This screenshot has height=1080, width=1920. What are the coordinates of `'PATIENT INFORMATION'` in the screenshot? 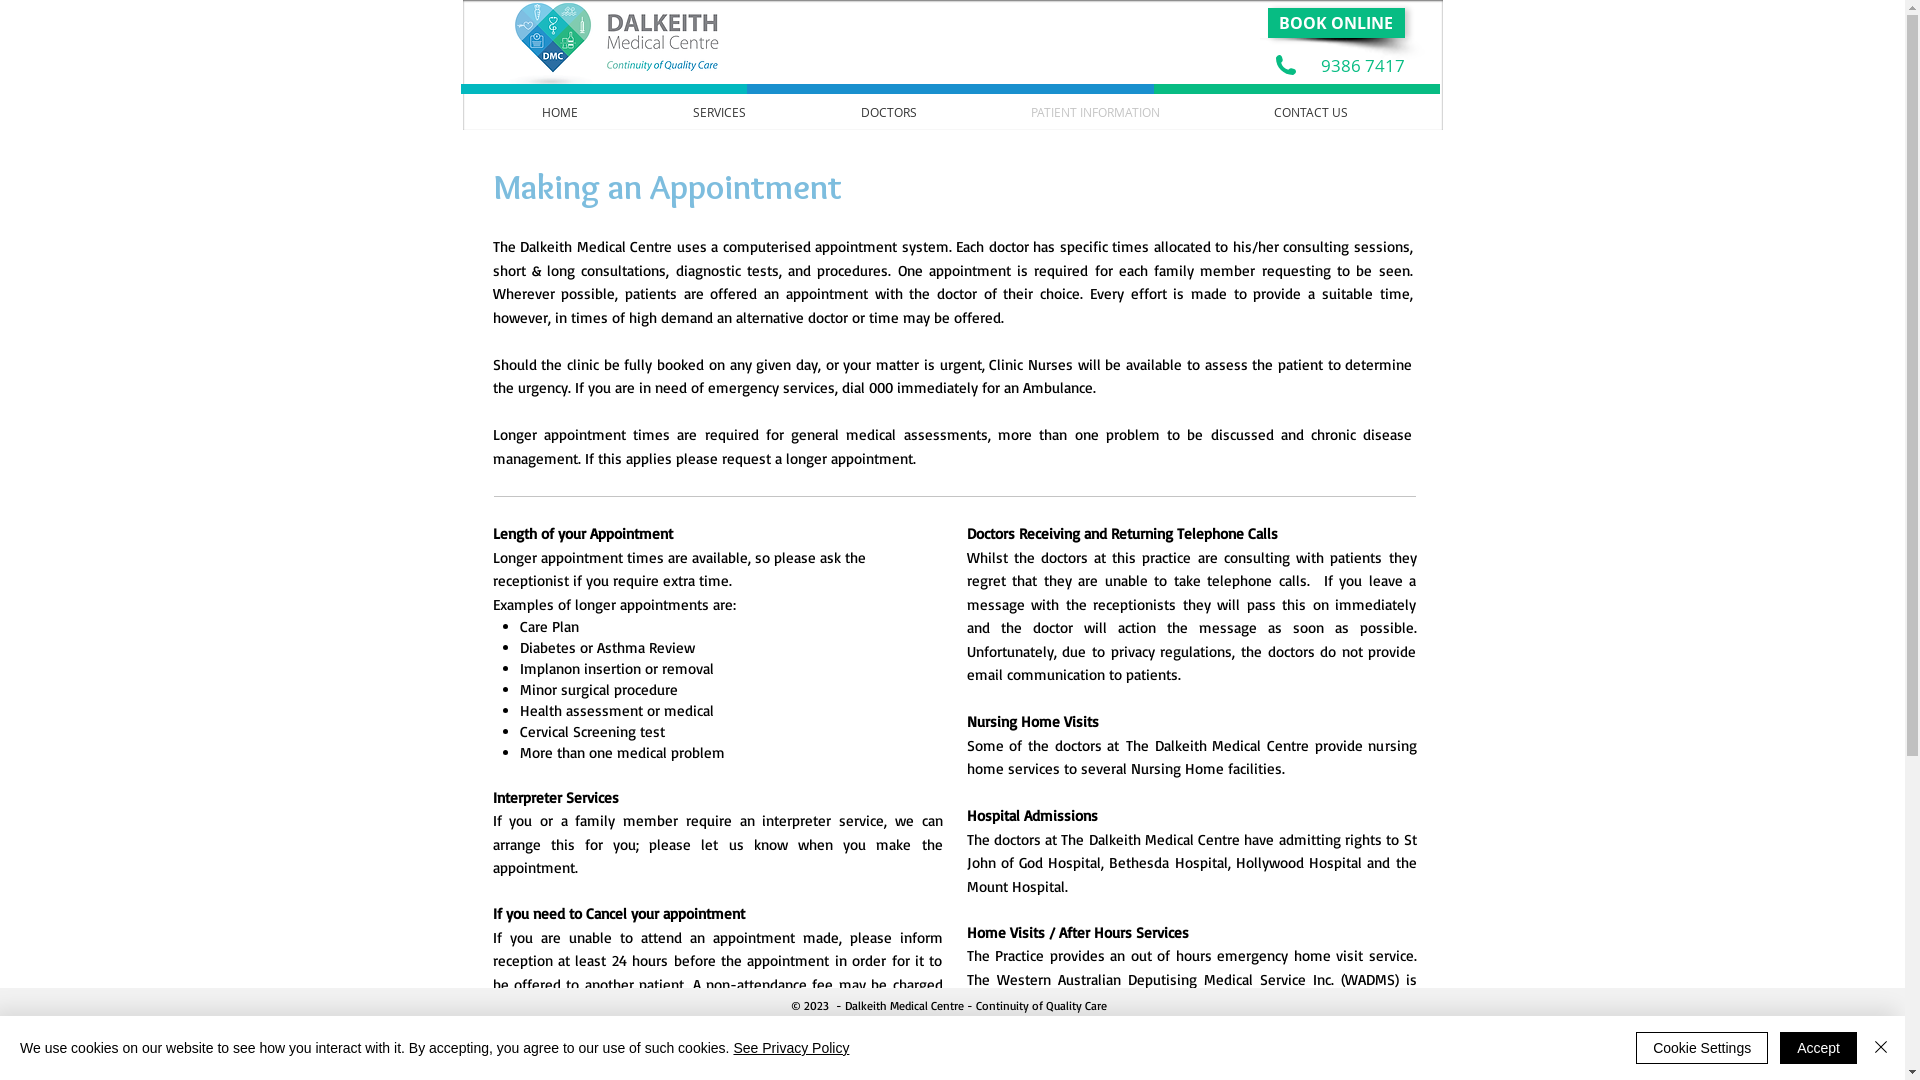 It's located at (1094, 111).